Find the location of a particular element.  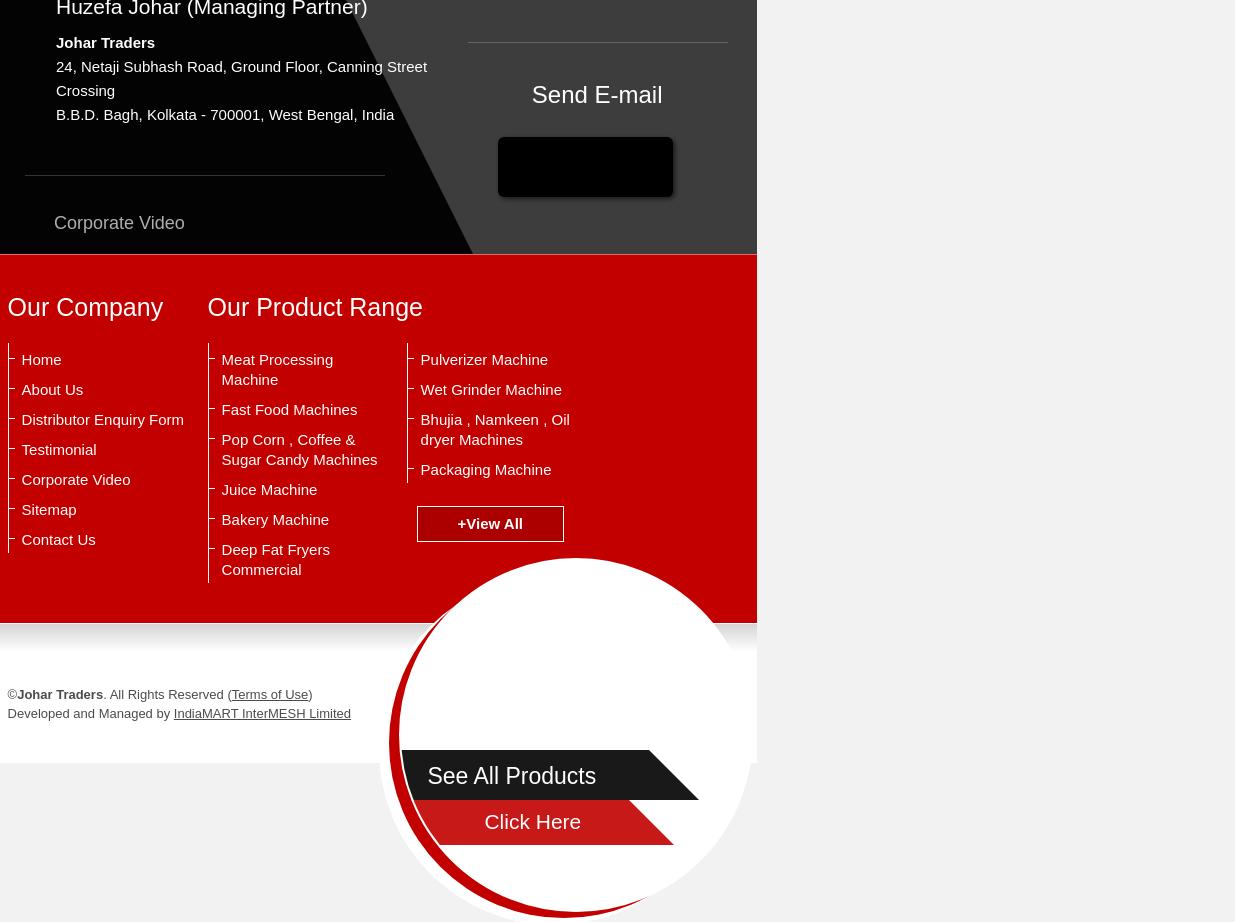

'Terms of Use' is located at coordinates (269, 693).